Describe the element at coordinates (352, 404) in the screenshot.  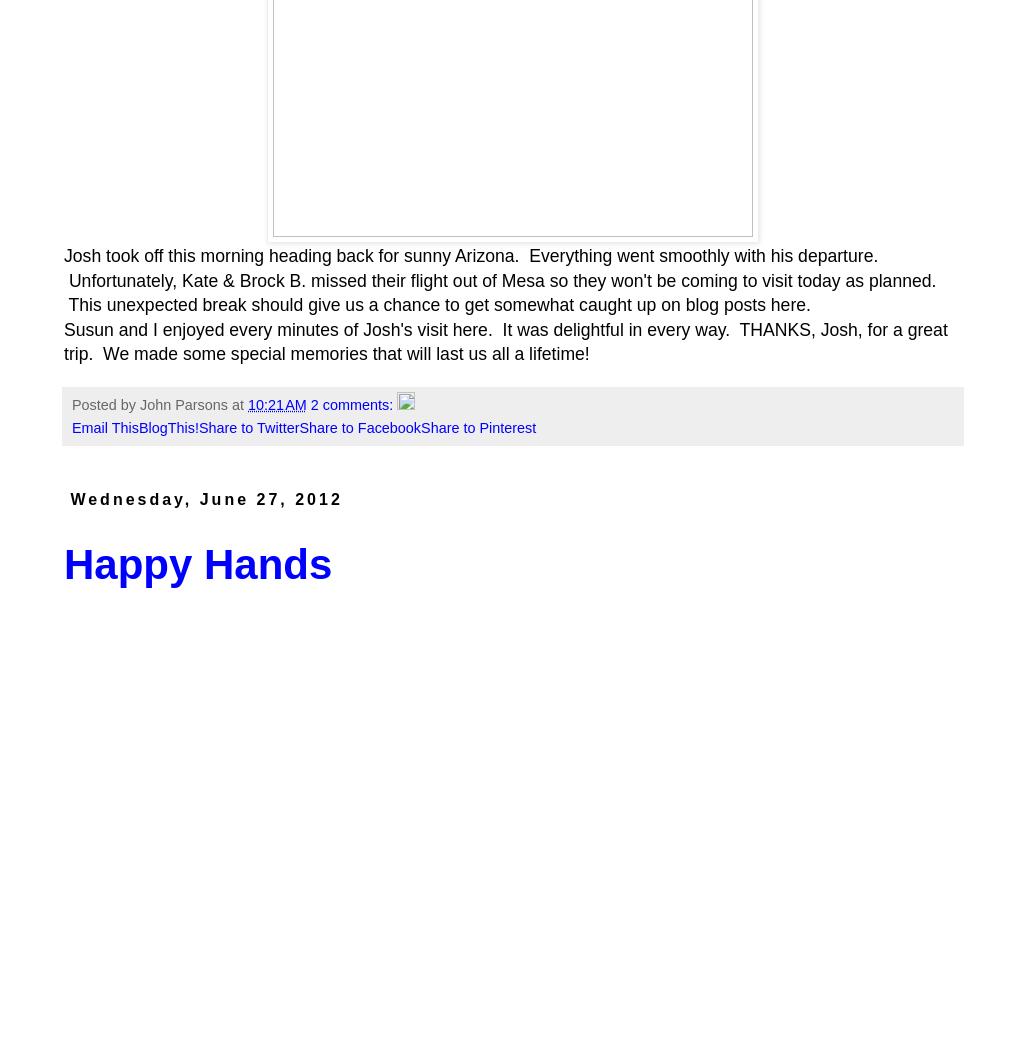
I see `'2 comments:'` at that location.